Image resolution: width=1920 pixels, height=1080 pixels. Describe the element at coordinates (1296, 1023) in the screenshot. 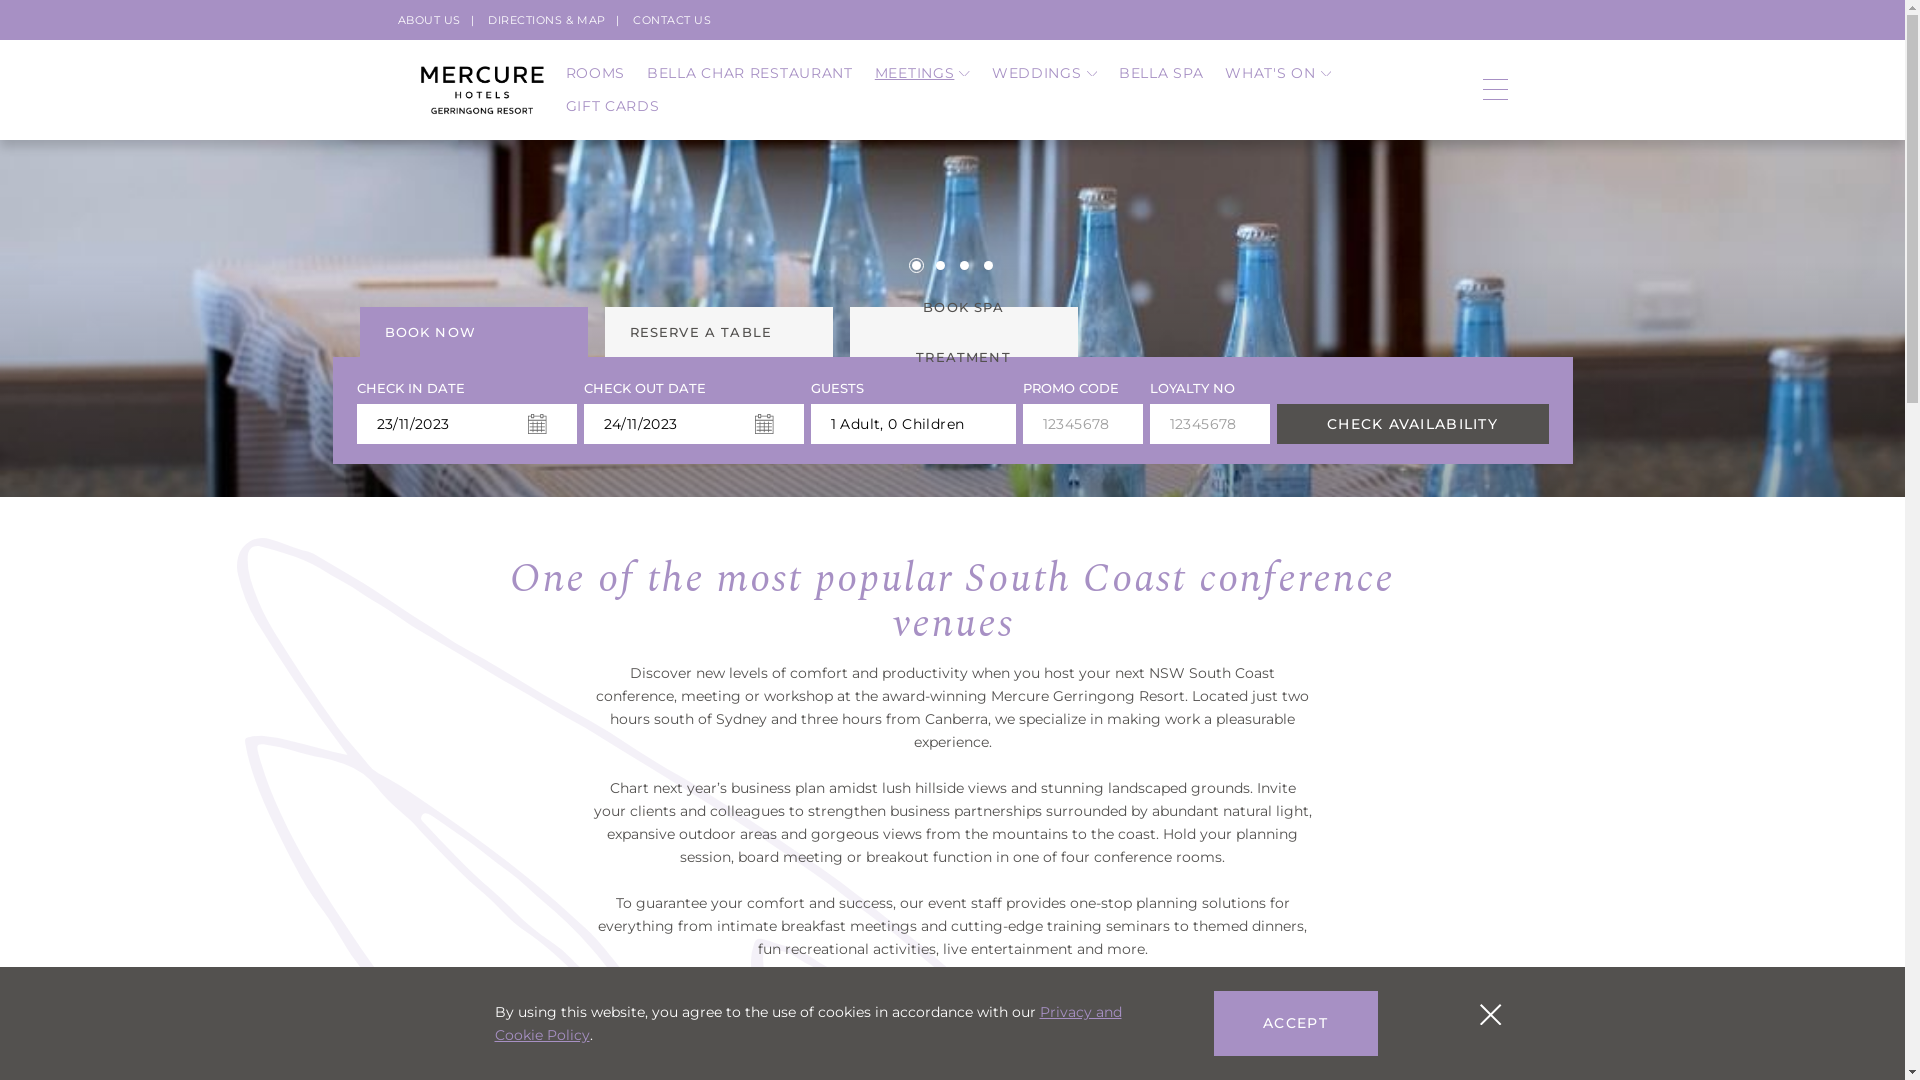

I see `'ACCEPT'` at that location.